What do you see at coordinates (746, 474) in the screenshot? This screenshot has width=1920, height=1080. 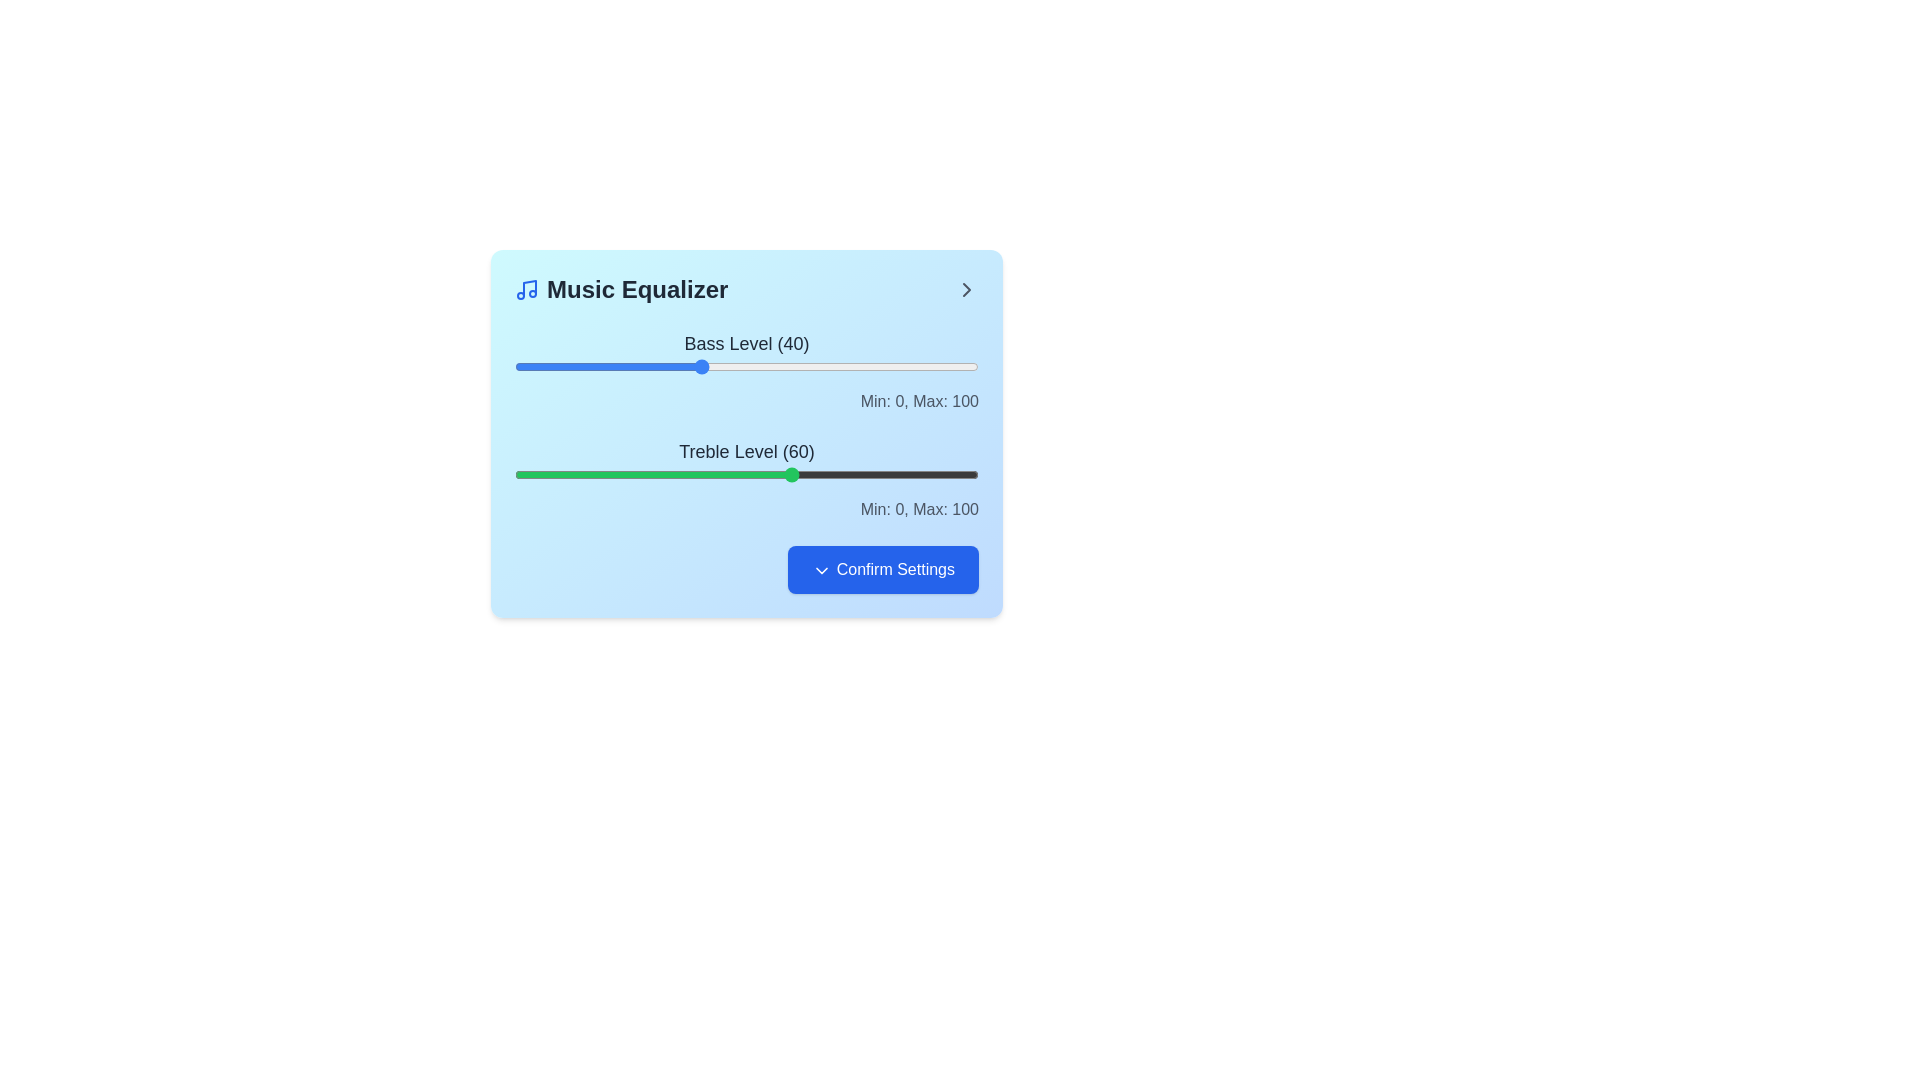 I see `the 'Treble Level (60)' slider in the 'Music Equalizer' section` at bounding box center [746, 474].